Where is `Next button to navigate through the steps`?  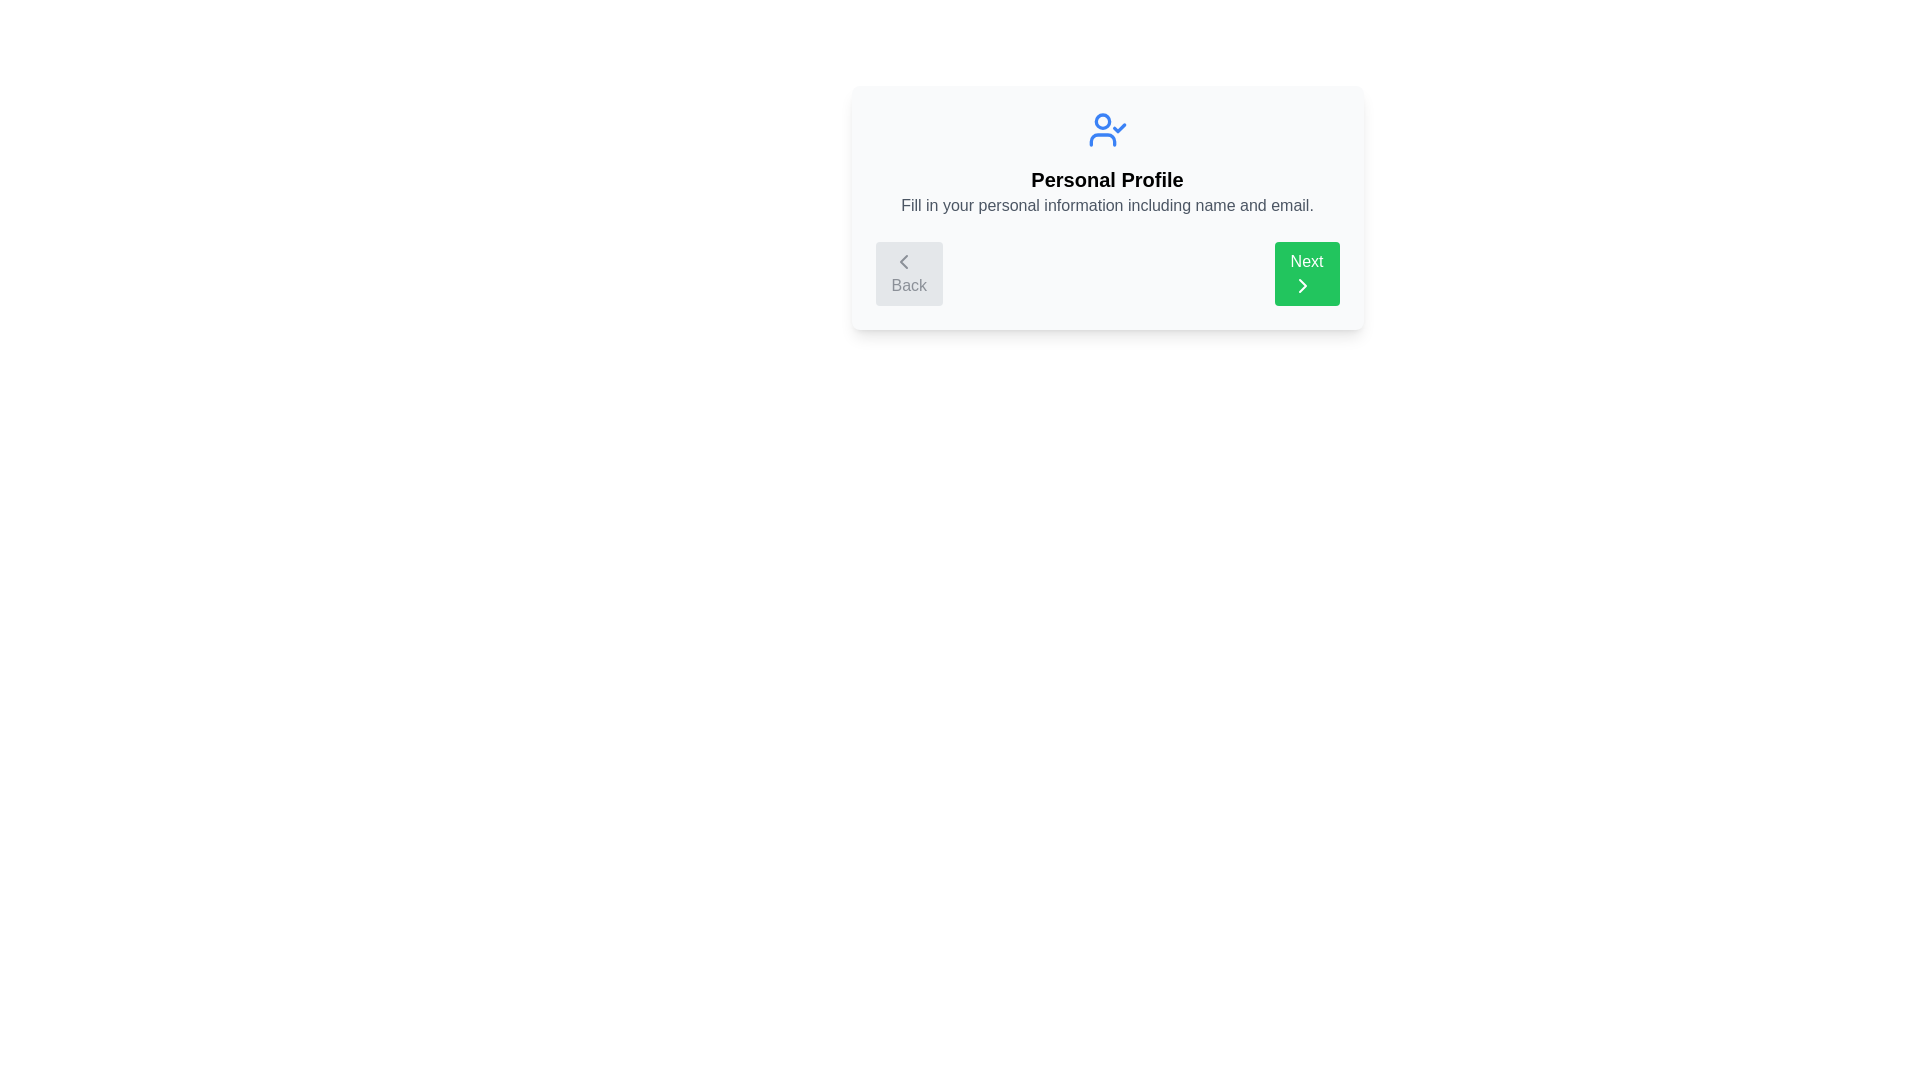 Next button to navigate through the steps is located at coordinates (1306, 273).